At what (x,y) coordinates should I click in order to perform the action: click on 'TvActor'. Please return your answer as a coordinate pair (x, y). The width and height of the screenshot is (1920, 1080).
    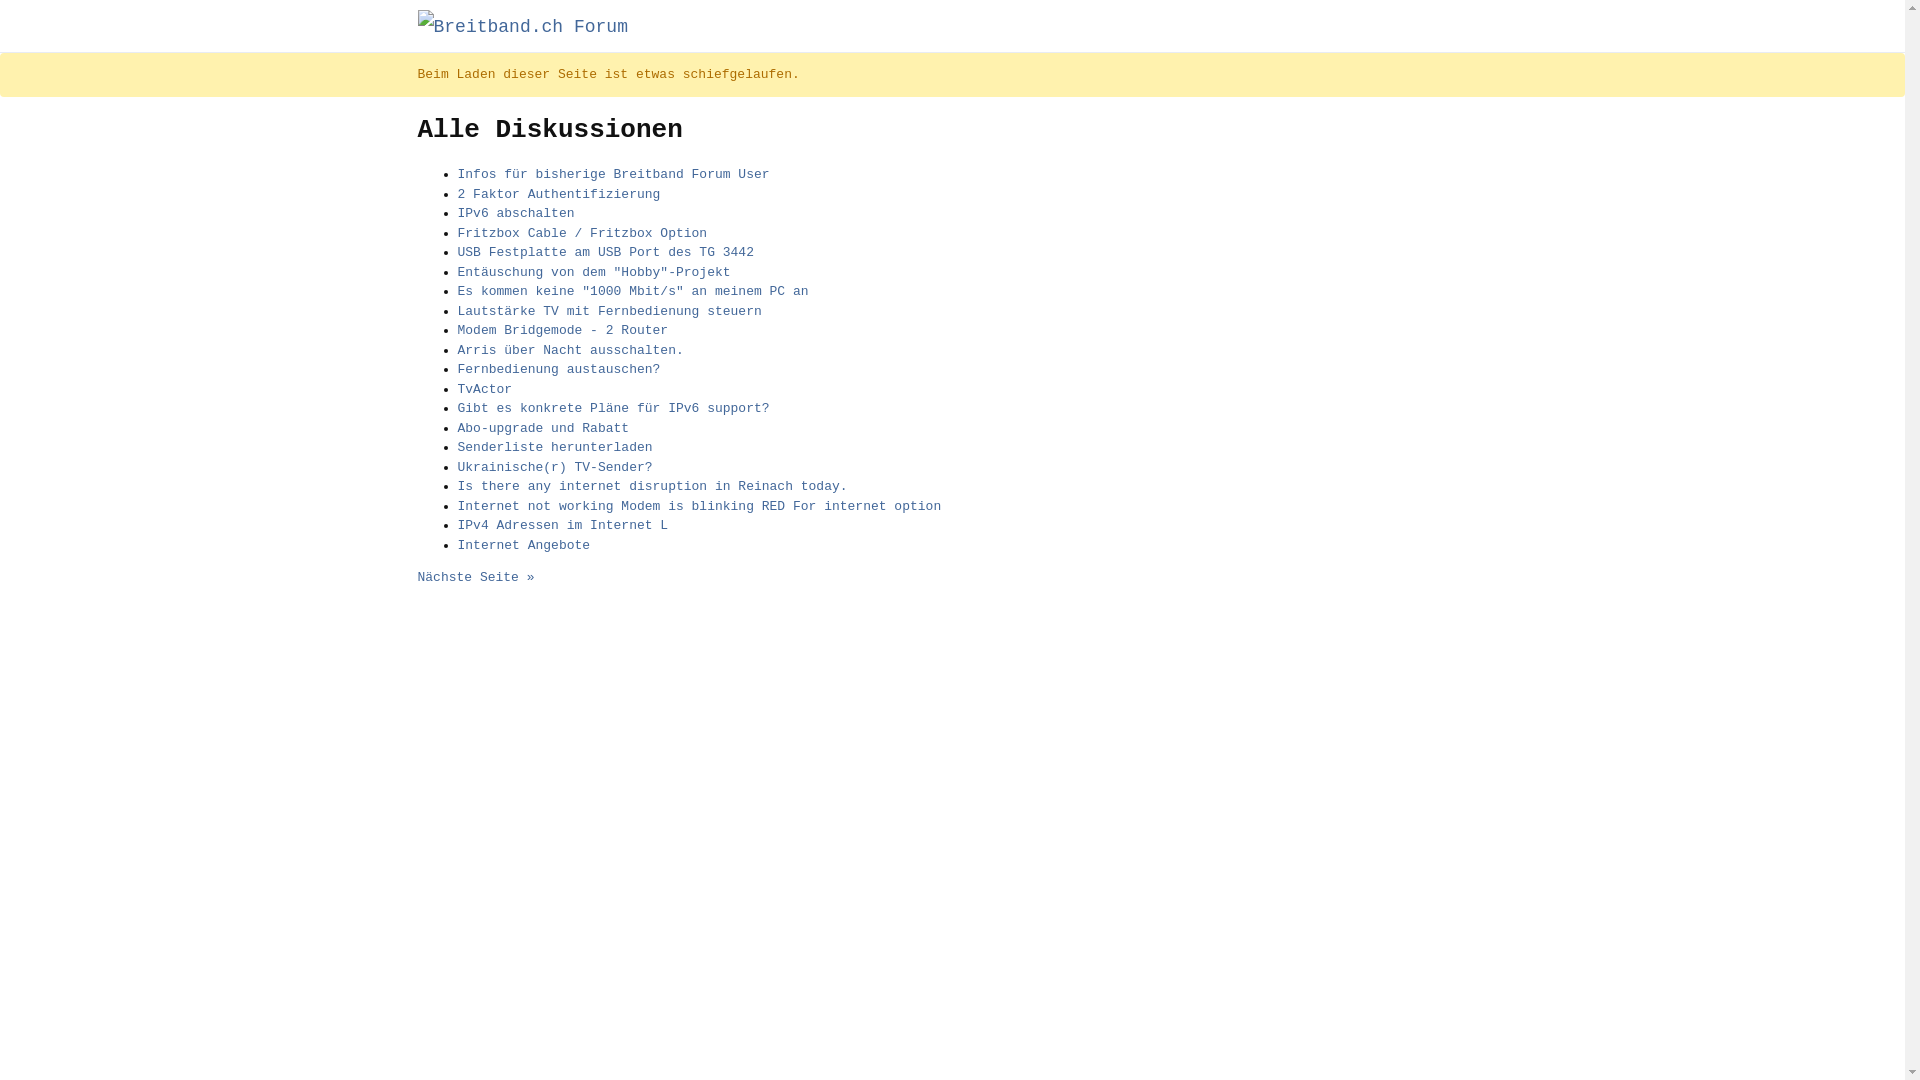
    Looking at the image, I should click on (485, 389).